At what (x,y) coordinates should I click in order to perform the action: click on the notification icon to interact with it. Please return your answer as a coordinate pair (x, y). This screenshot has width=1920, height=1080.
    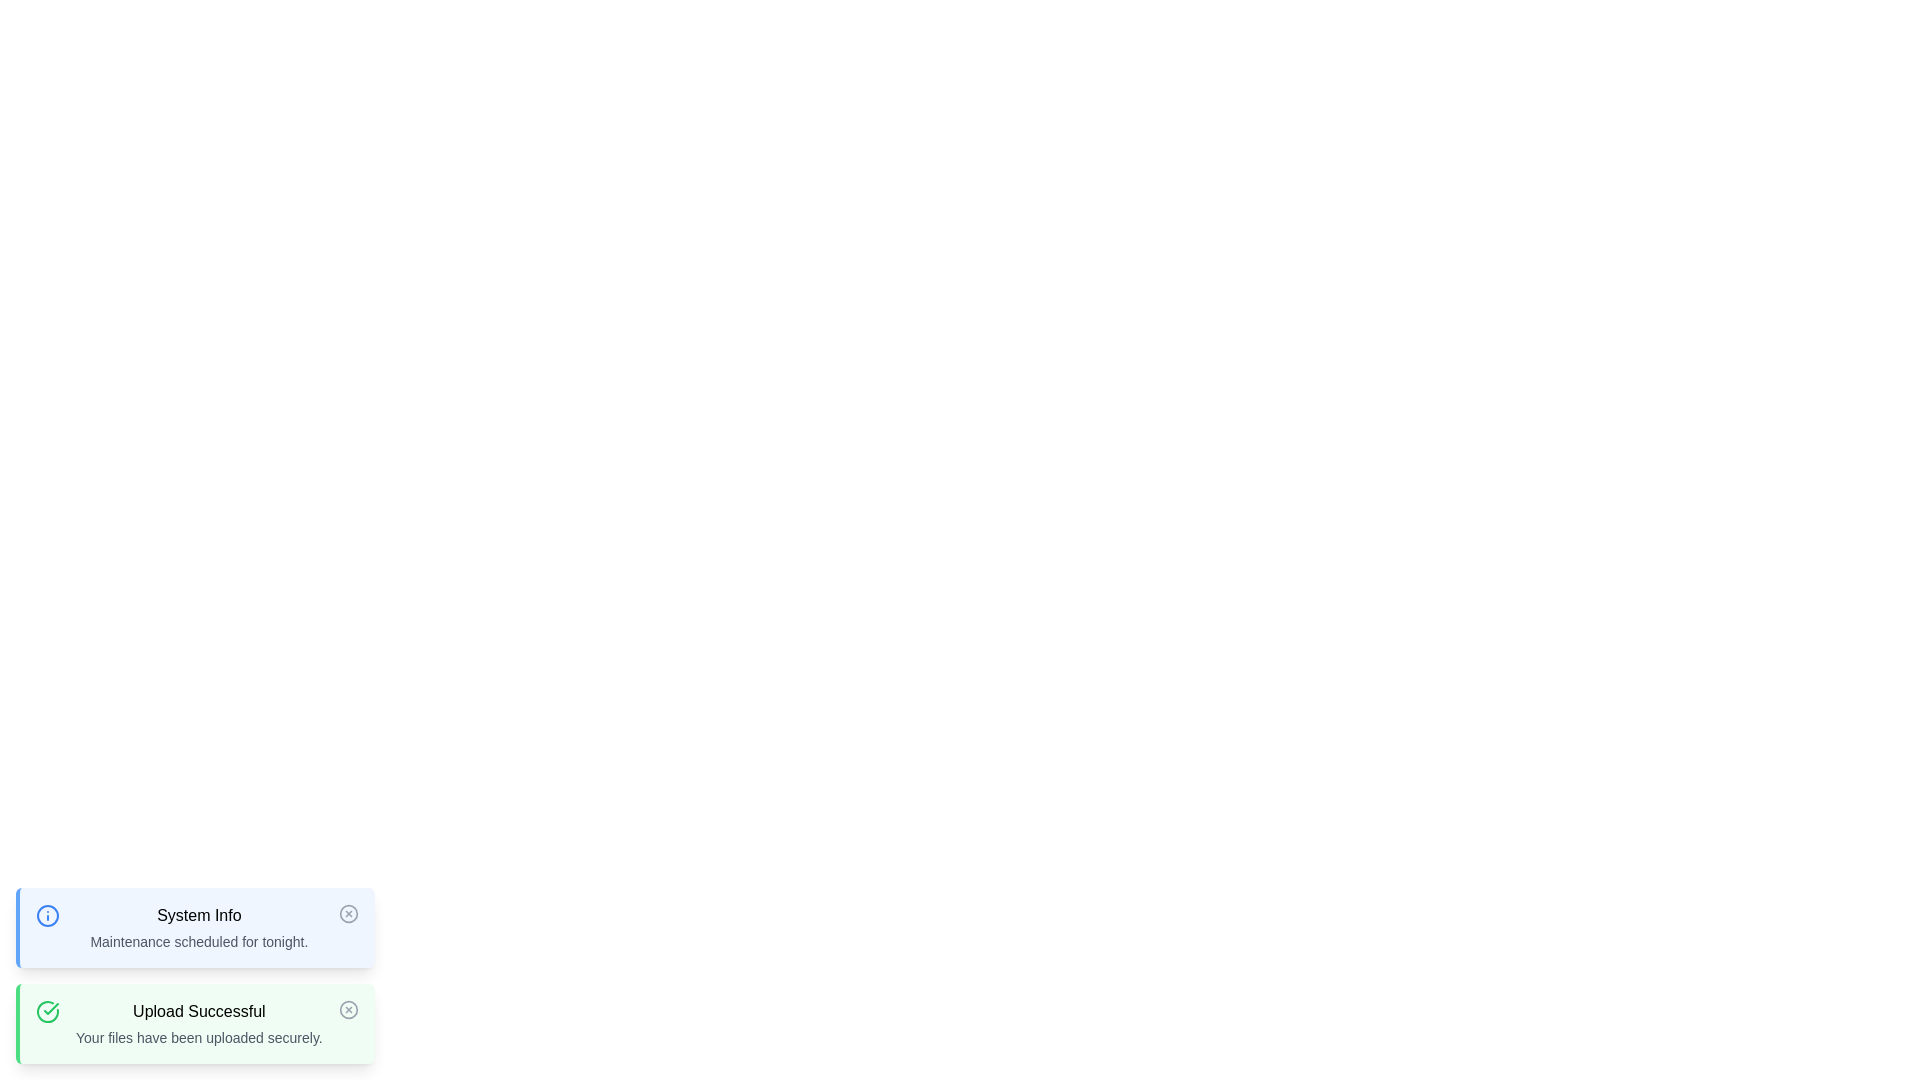
    Looking at the image, I should click on (48, 915).